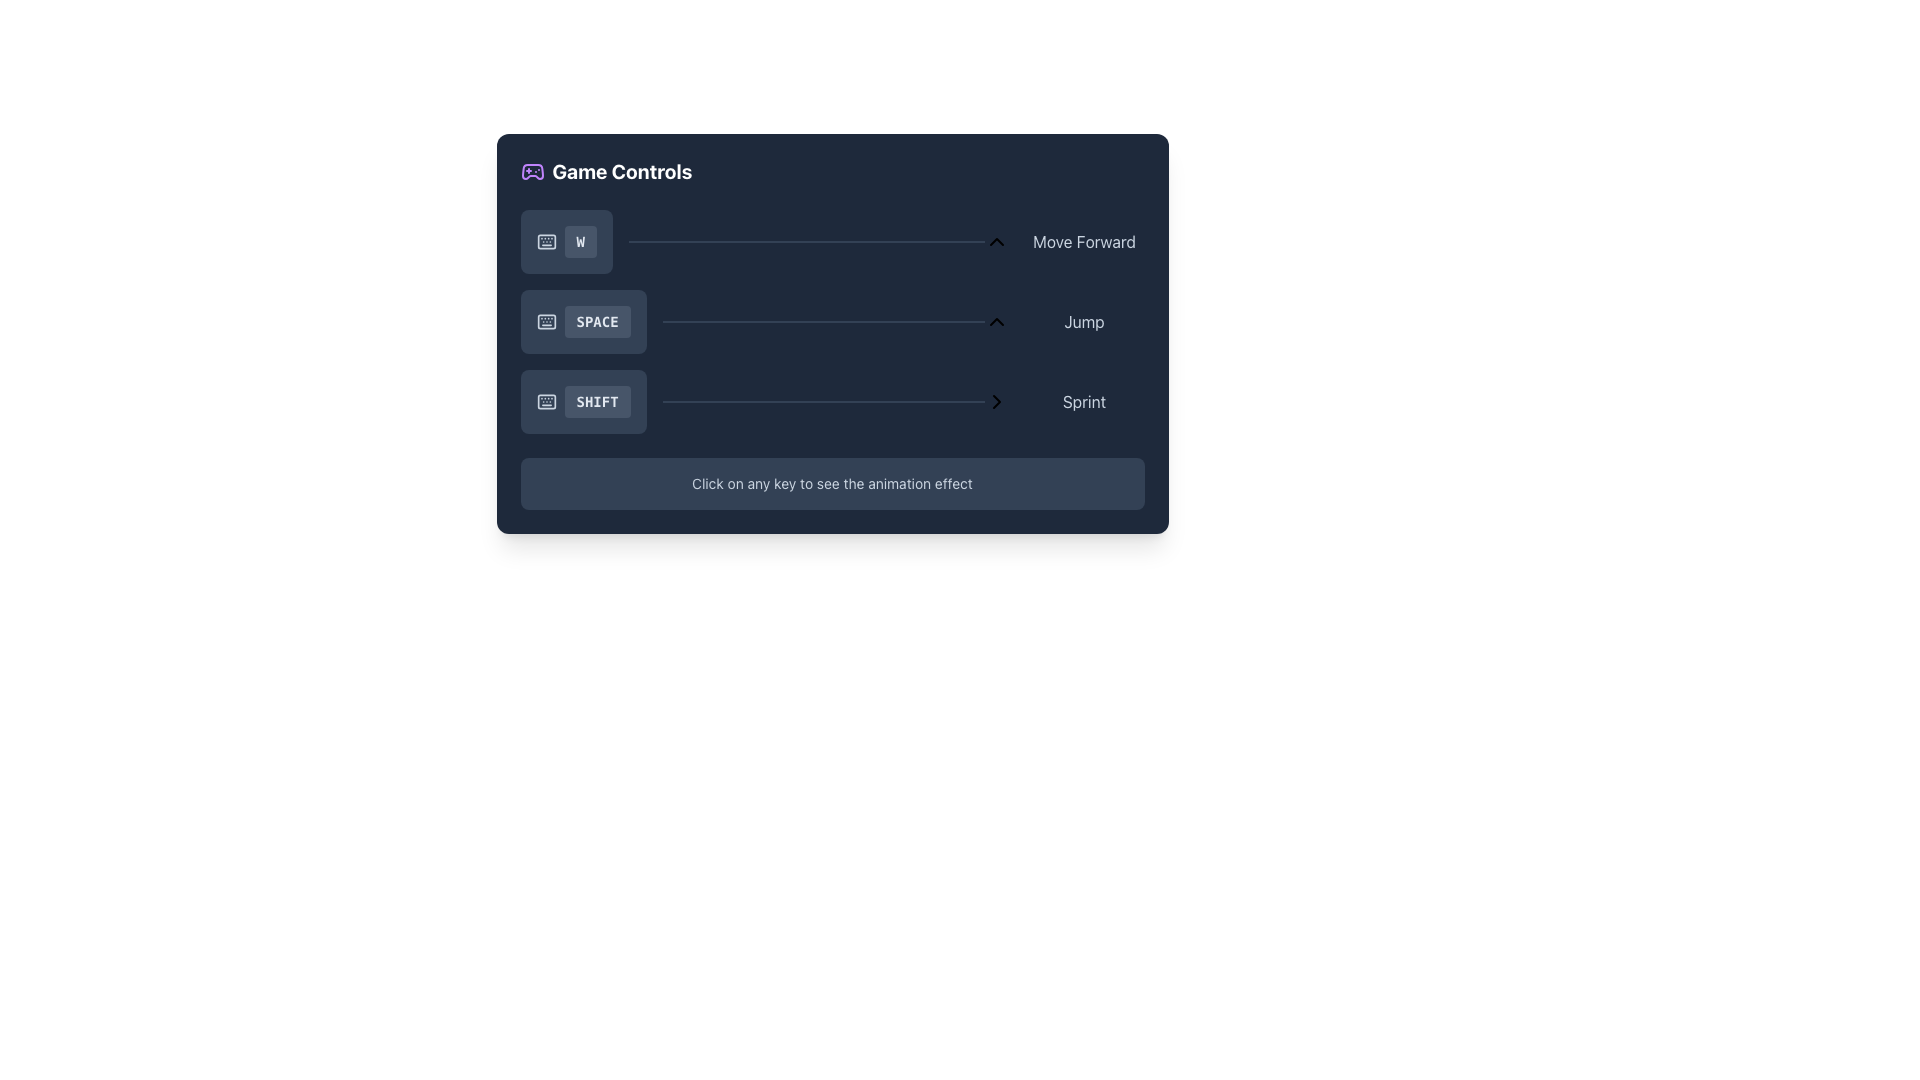  I want to click on the 'Jump' keybinding button, located between the 'W' button above and the 'SHIFT' button below in the Game Controls section, so click(582, 320).